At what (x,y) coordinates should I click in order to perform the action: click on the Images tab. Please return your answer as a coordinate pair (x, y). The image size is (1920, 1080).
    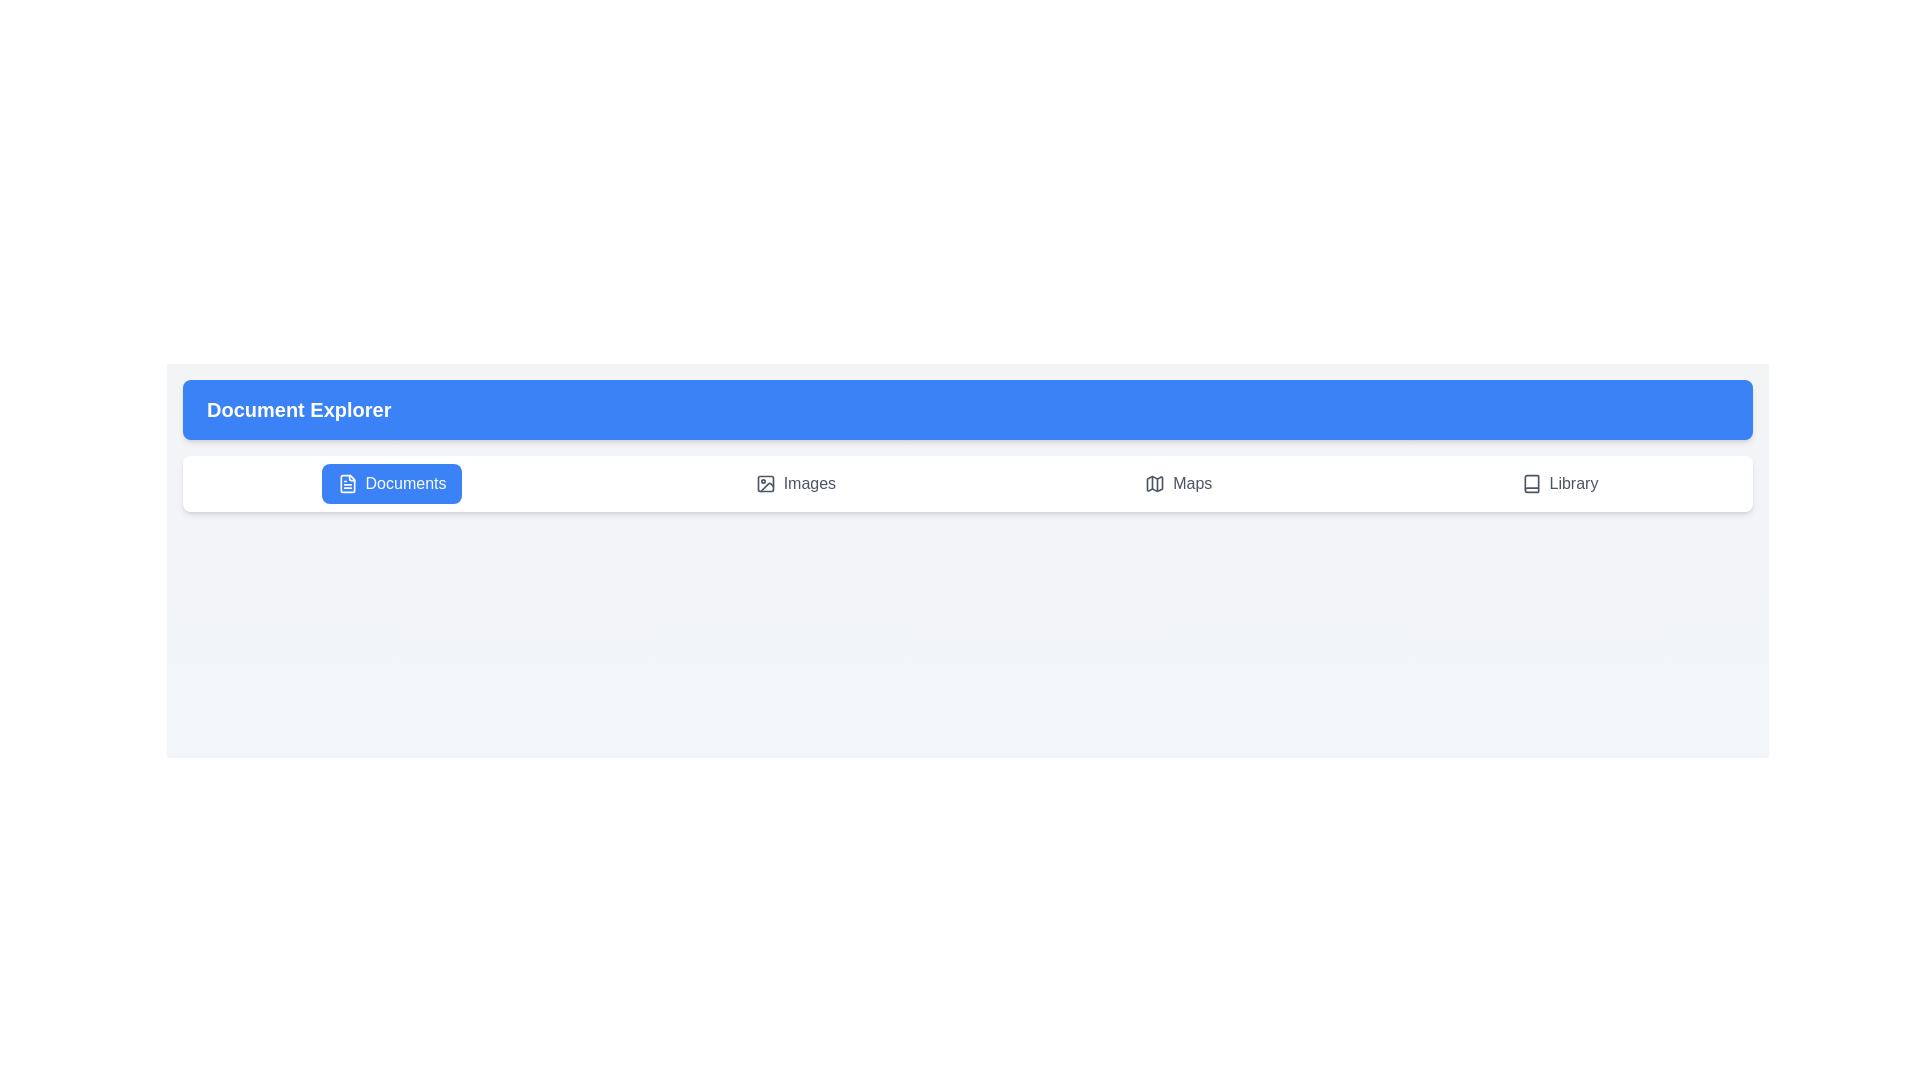
    Looking at the image, I should click on (795, 483).